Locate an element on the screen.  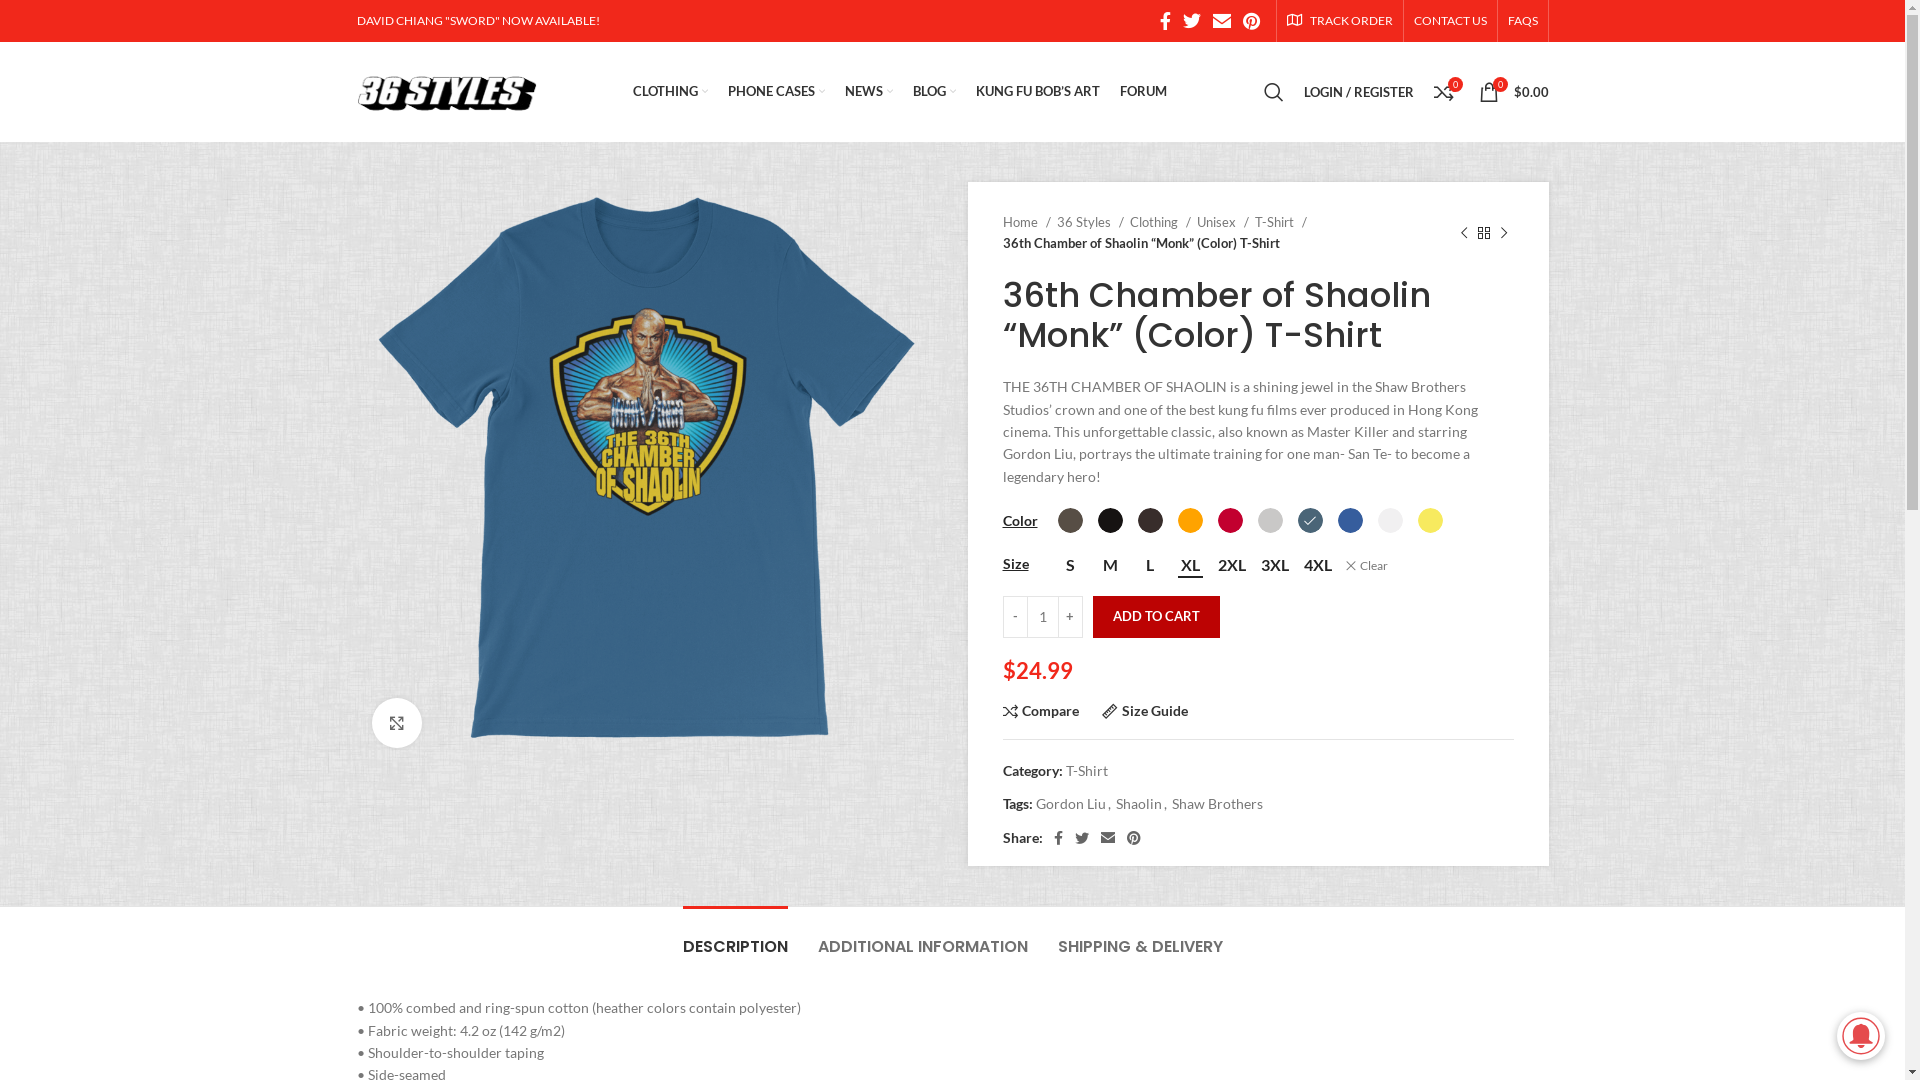
'FORUM' is located at coordinates (1143, 92).